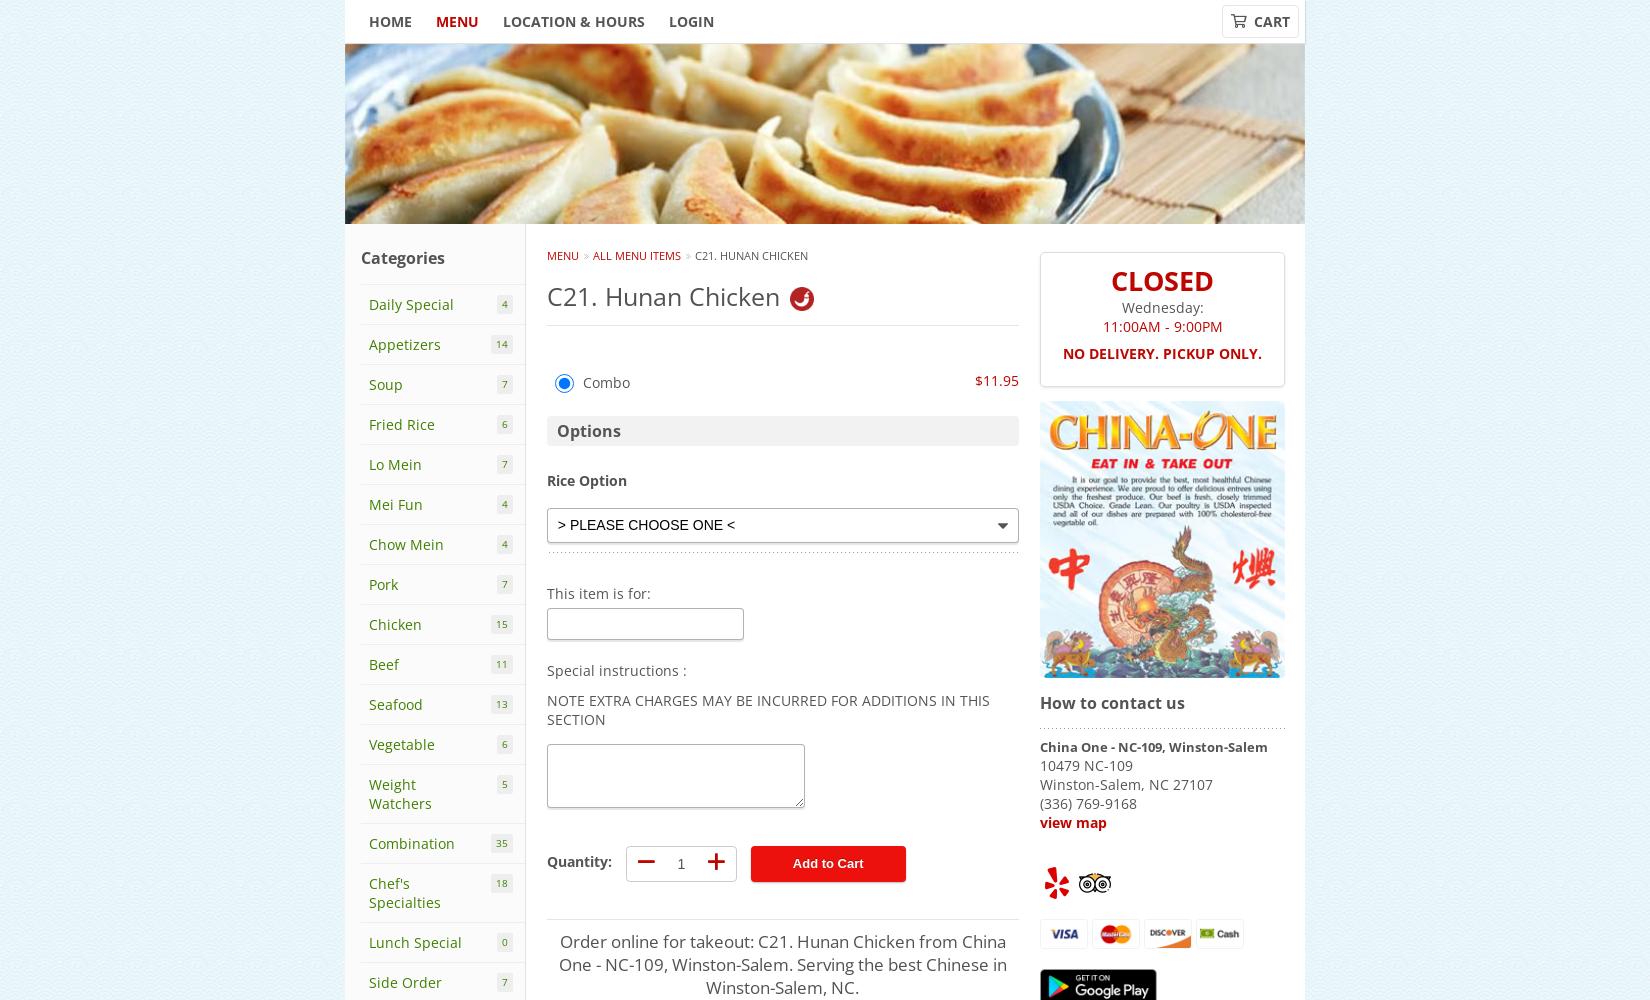 The image size is (1650, 1000). I want to click on 'Side Order', so click(405, 981).